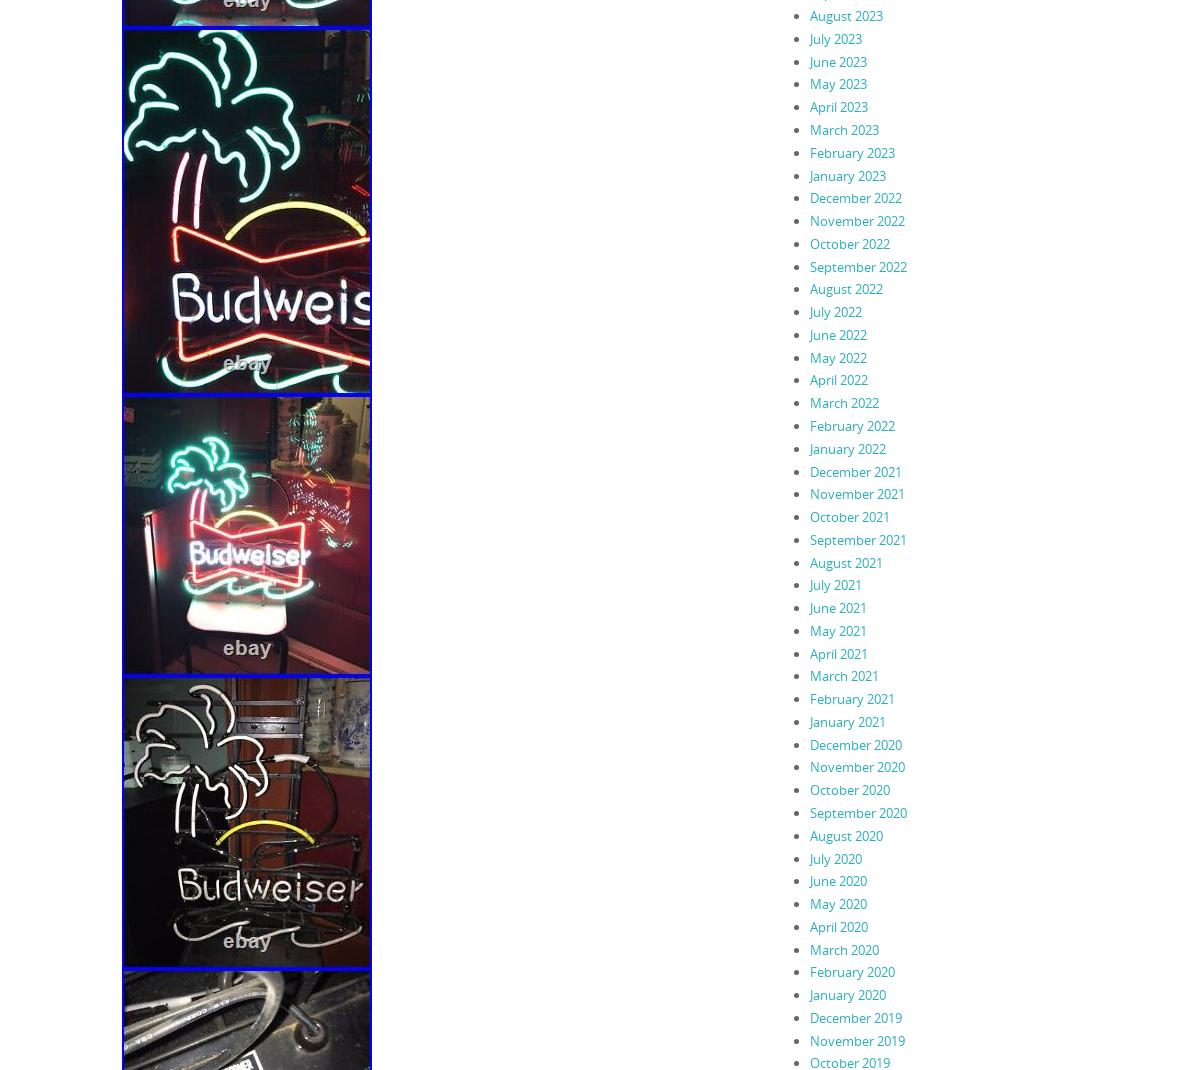 The width and height of the screenshot is (1184, 1070). Describe the element at coordinates (856, 494) in the screenshot. I see `'November 2021'` at that location.